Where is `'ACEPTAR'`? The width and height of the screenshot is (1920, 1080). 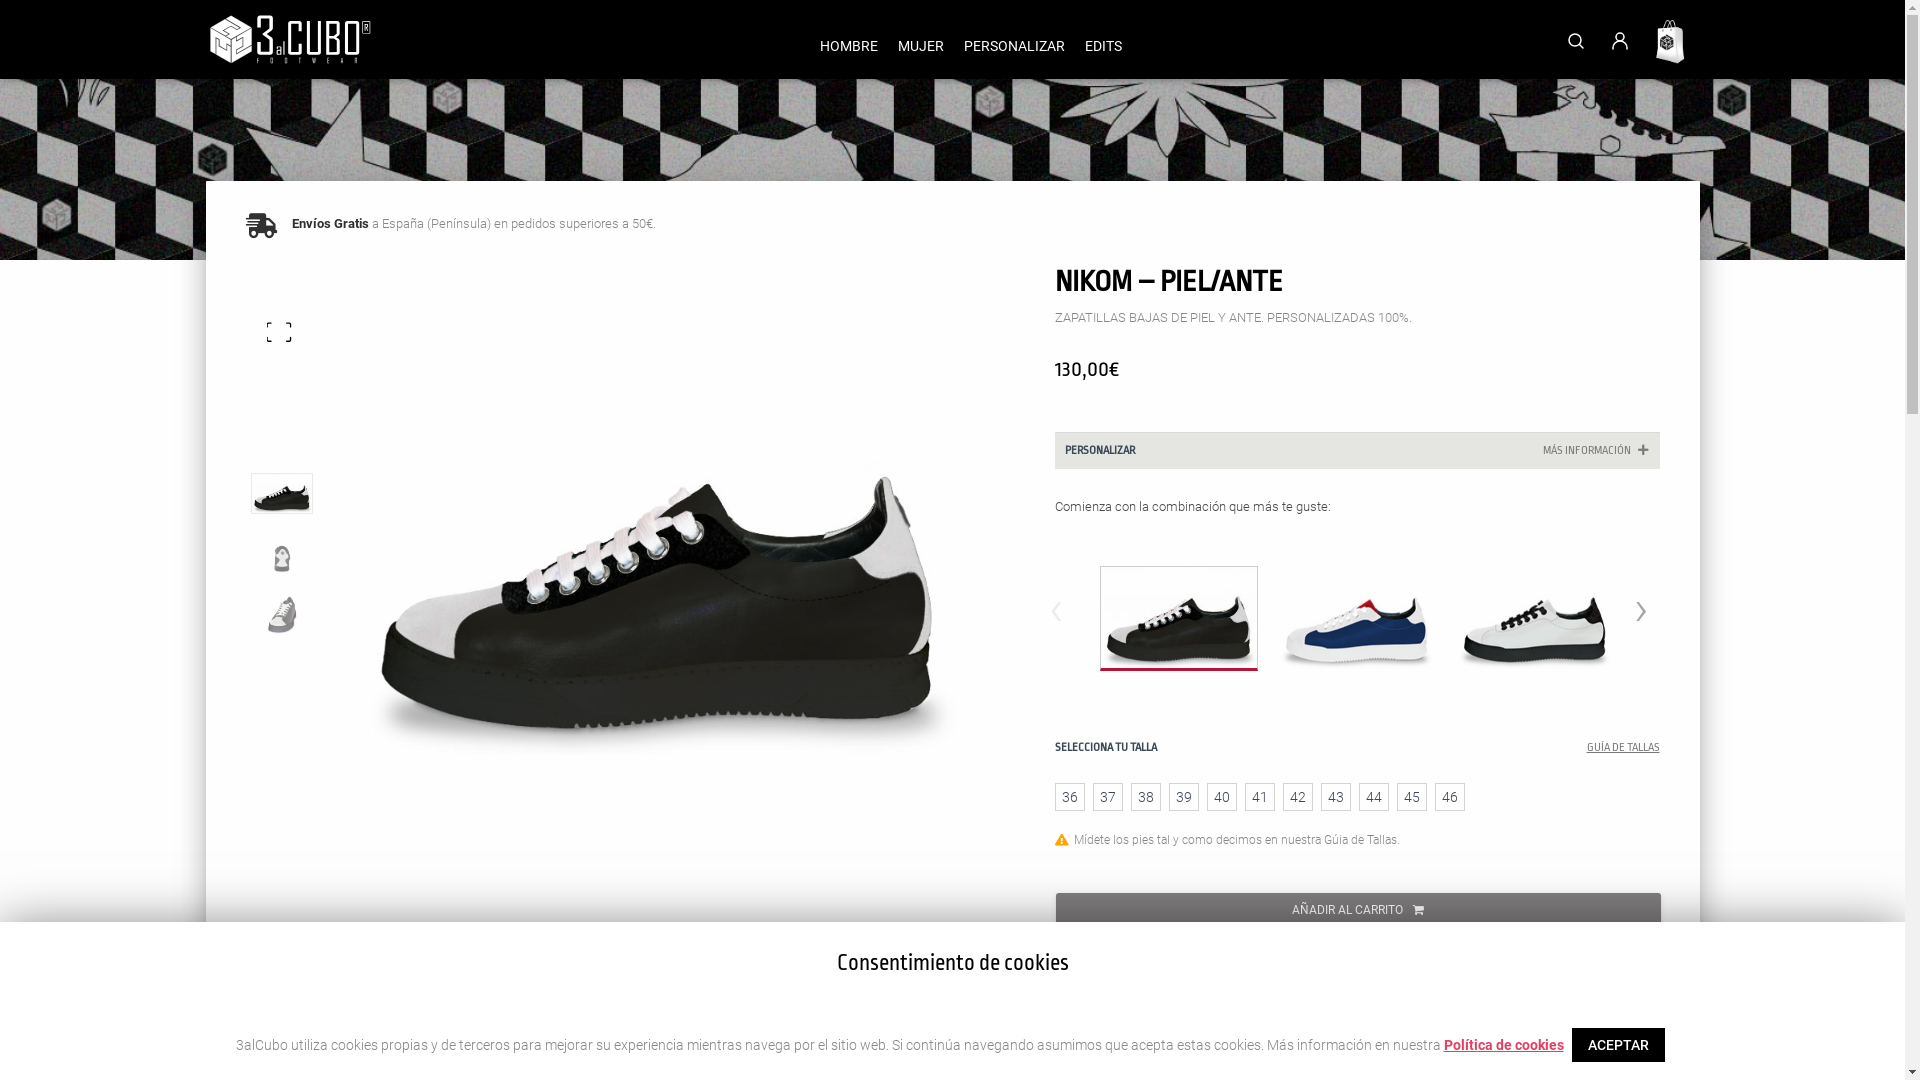
'ACEPTAR' is located at coordinates (1570, 1044).